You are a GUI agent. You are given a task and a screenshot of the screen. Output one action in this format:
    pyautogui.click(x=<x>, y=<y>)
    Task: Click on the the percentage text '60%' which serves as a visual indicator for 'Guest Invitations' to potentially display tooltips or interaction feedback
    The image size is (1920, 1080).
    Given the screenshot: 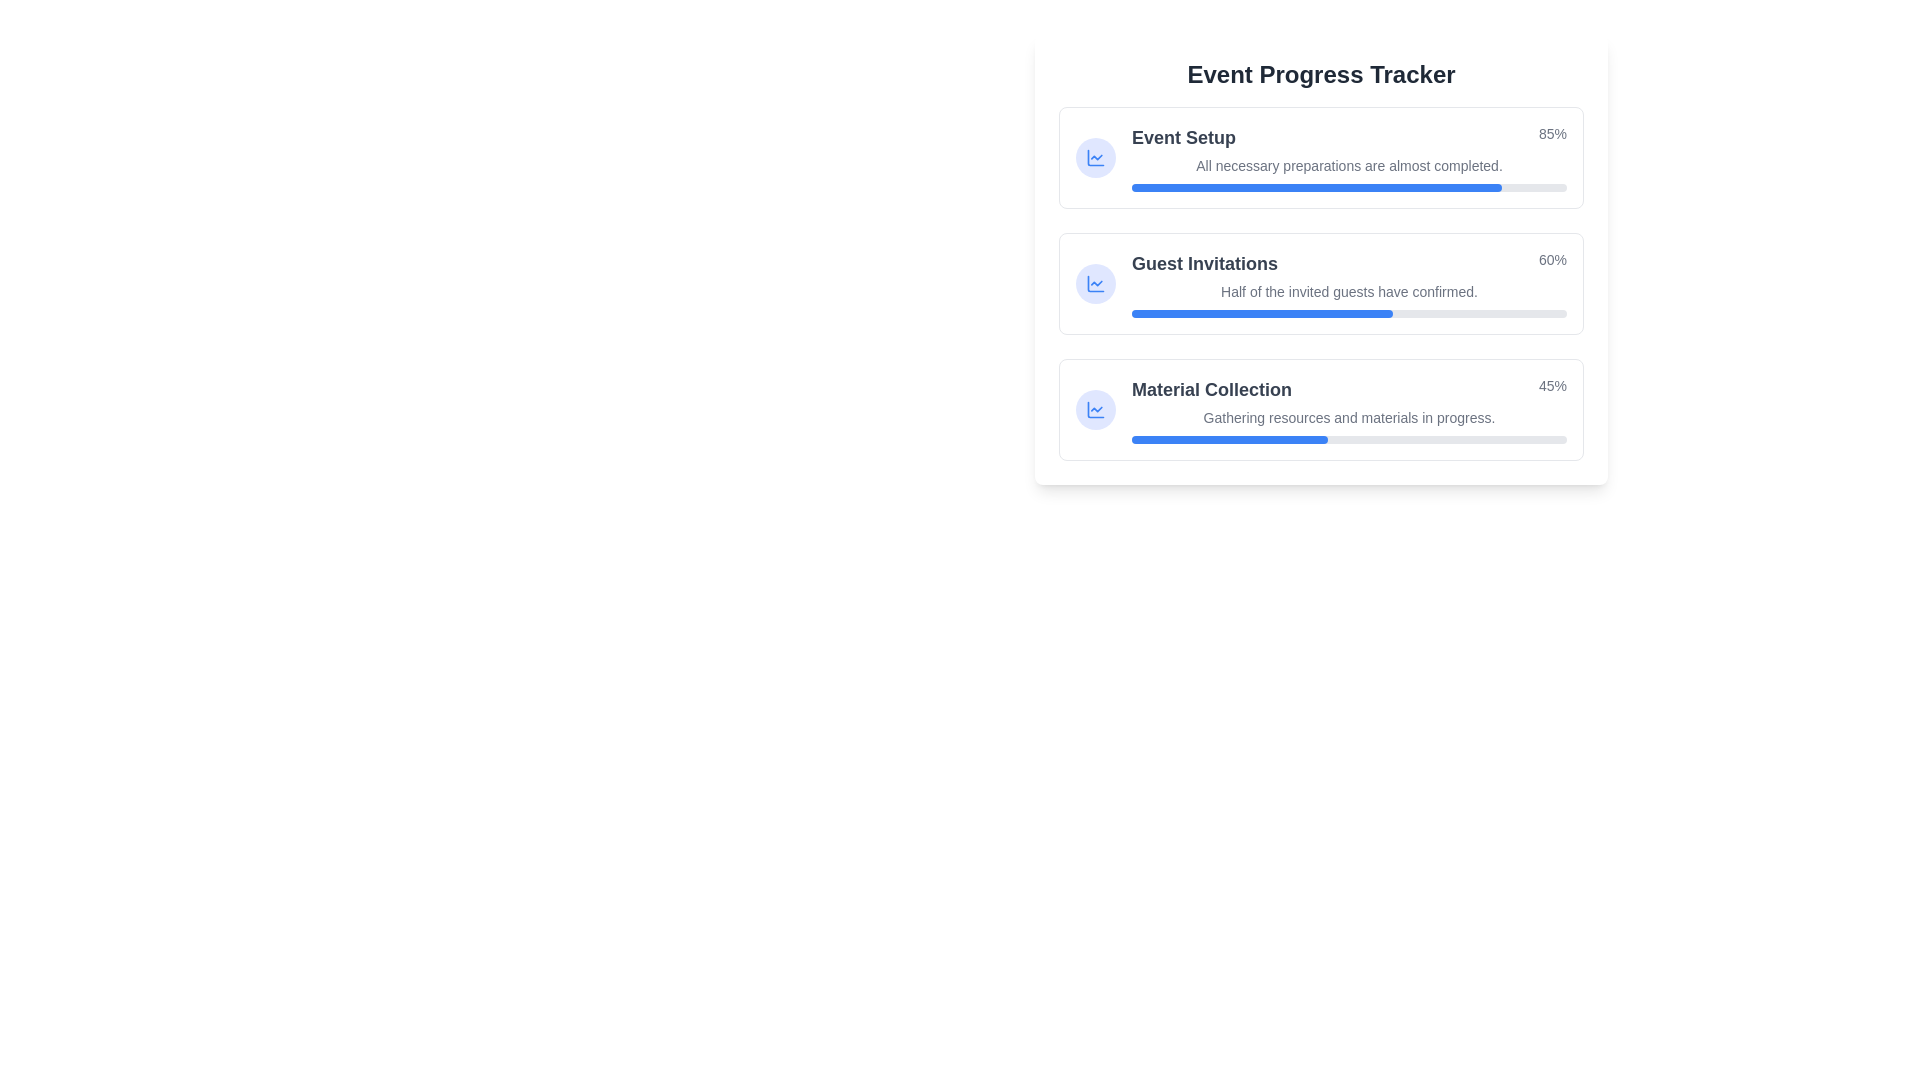 What is the action you would take?
    pyautogui.click(x=1551, y=262)
    